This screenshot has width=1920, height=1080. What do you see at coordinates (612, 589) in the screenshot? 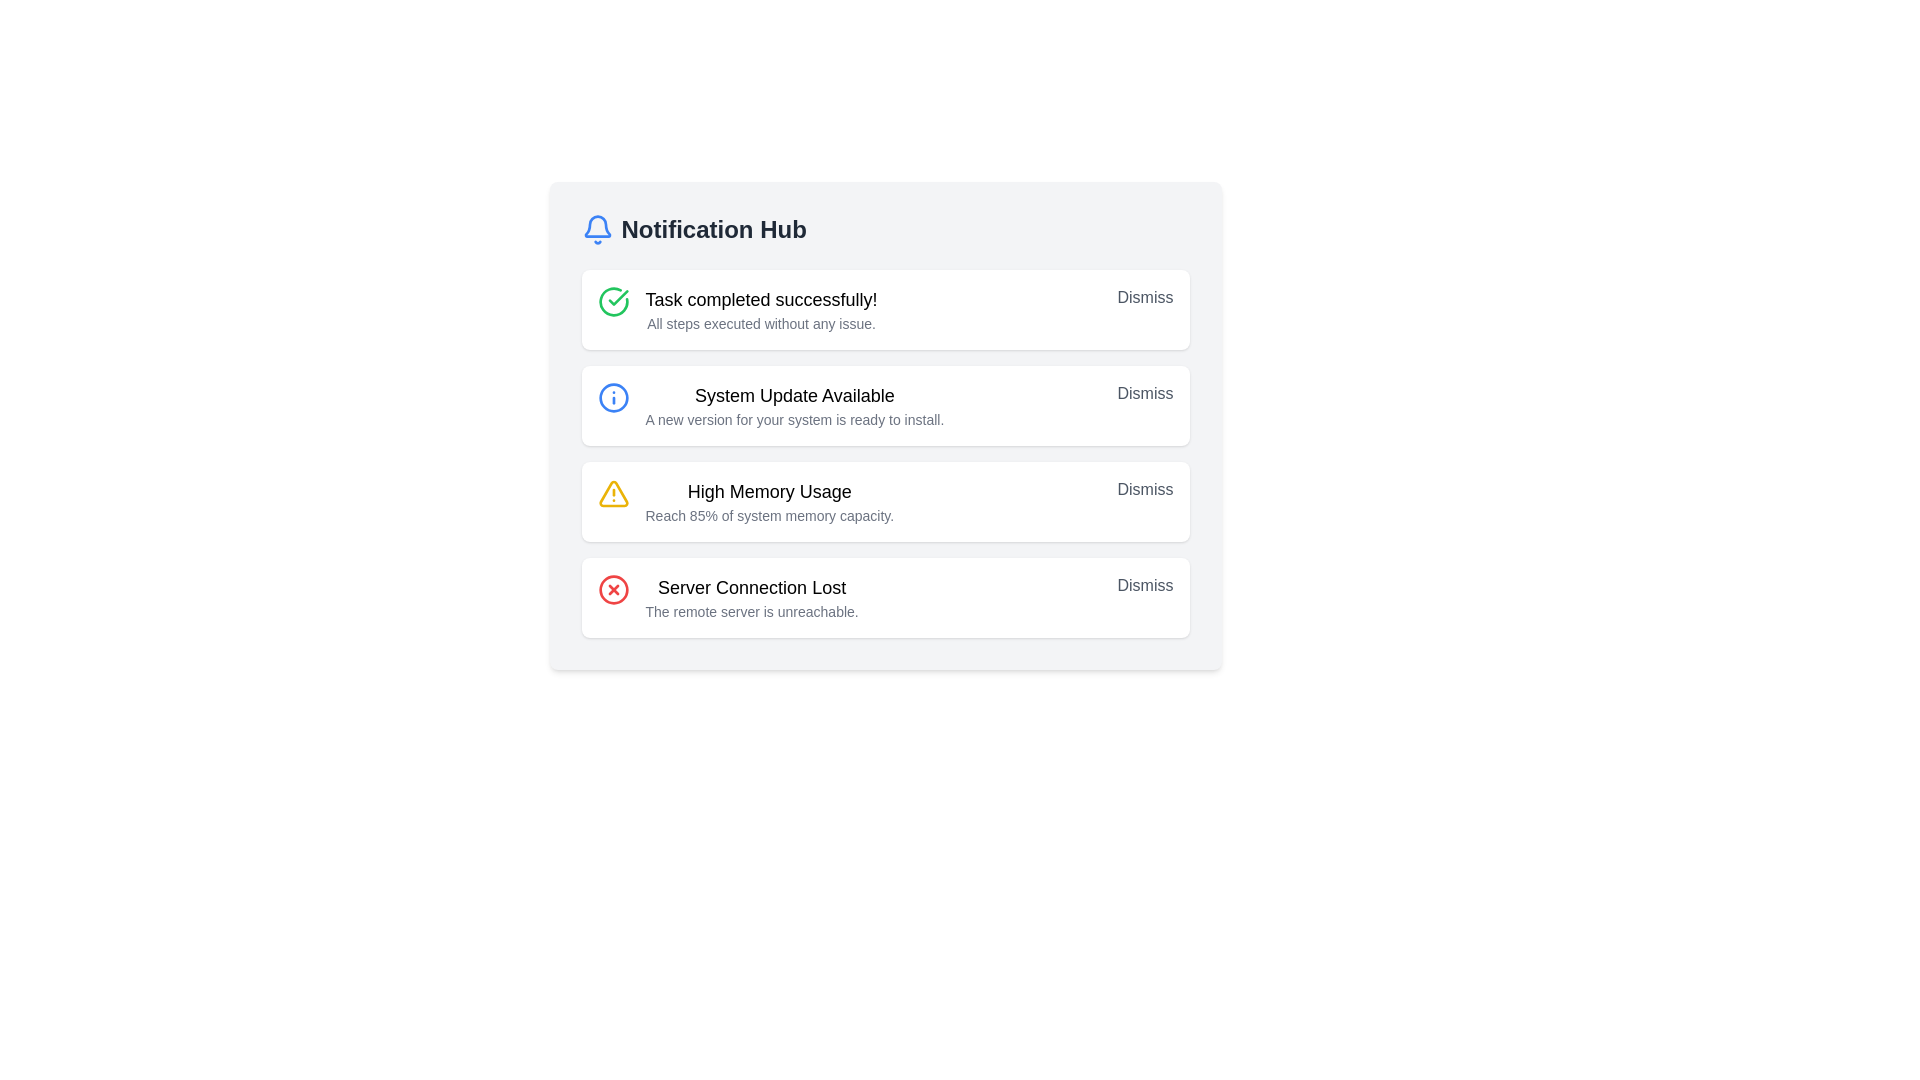
I see `the error indicator icon located on the left side of the notification labeled 'Server Connection Lost.' This icon visually indicates an error or failure status` at bounding box center [612, 589].